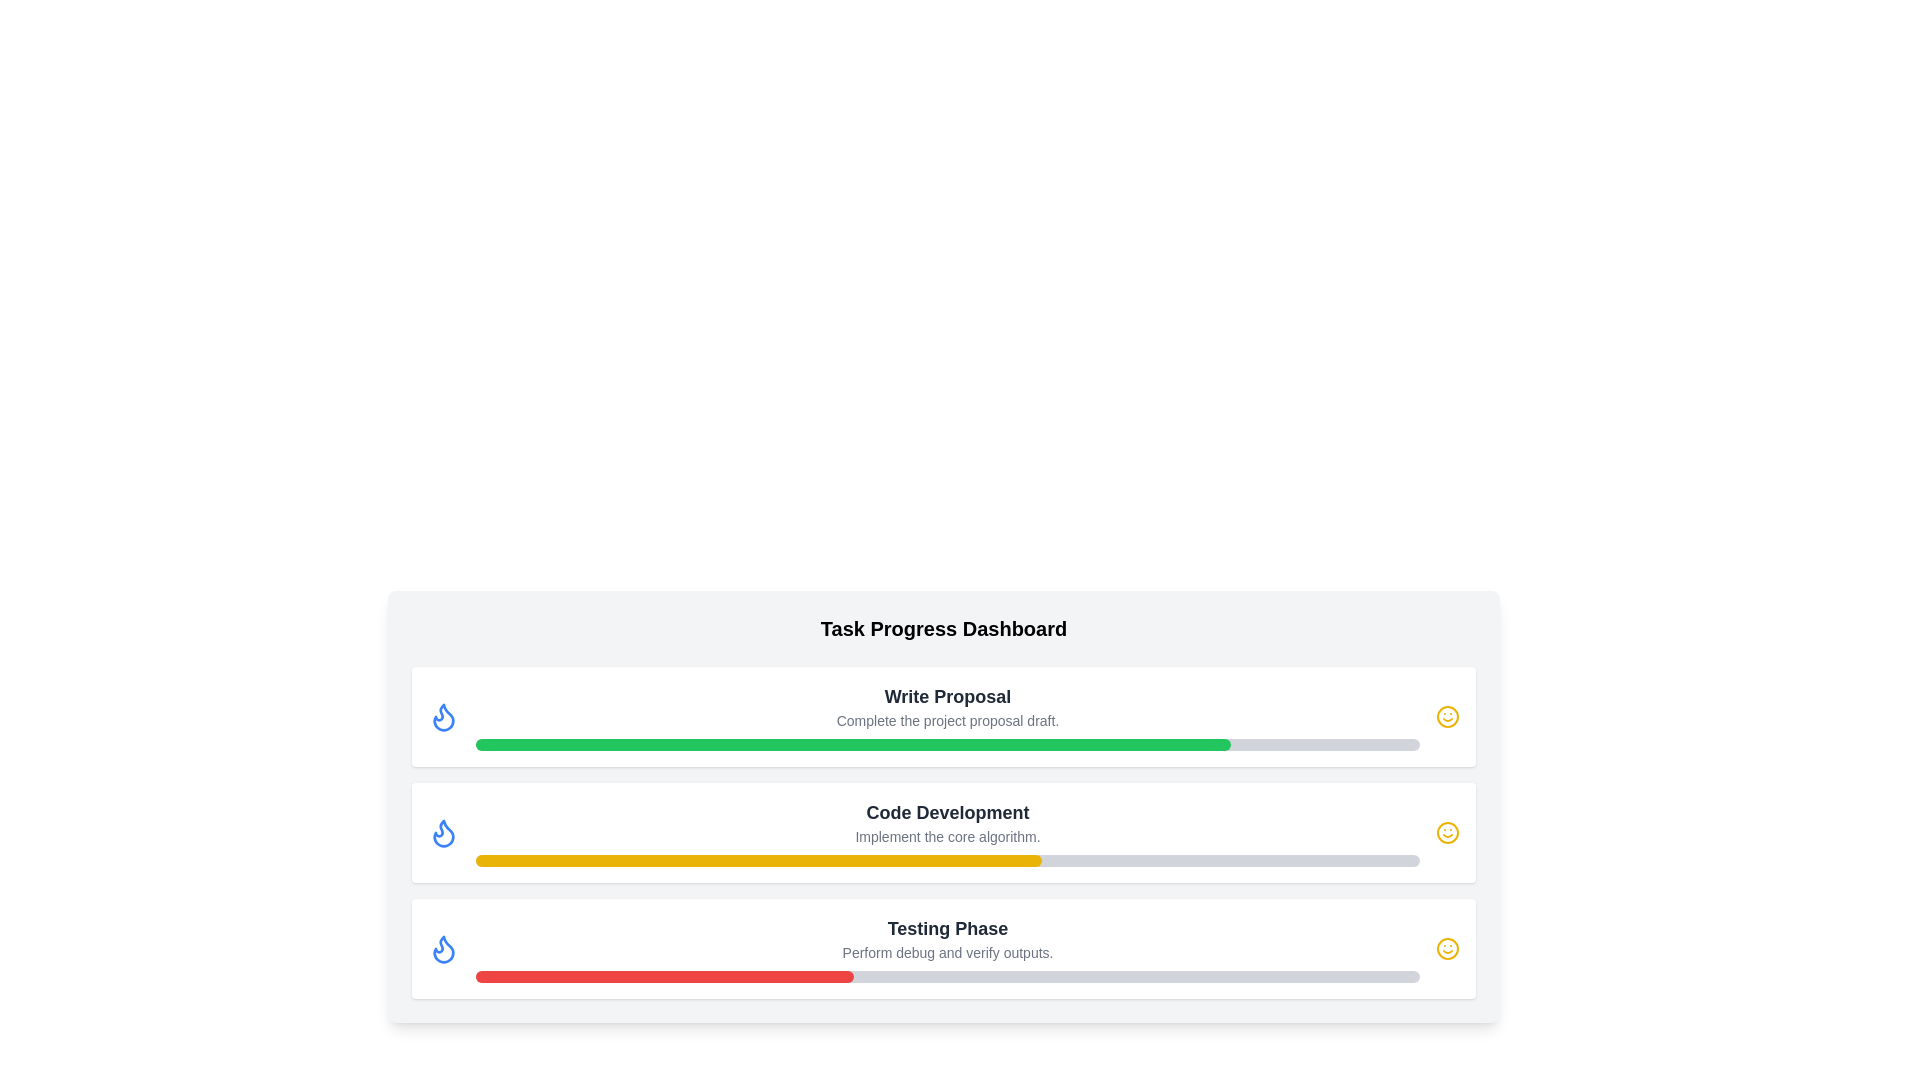 The width and height of the screenshot is (1920, 1080). Describe the element at coordinates (947, 744) in the screenshot. I see `the horizontal progress bar located at the bottom of the 'Write Proposal' section, which has a light gray background and green fill indicating 80% progress` at that location.